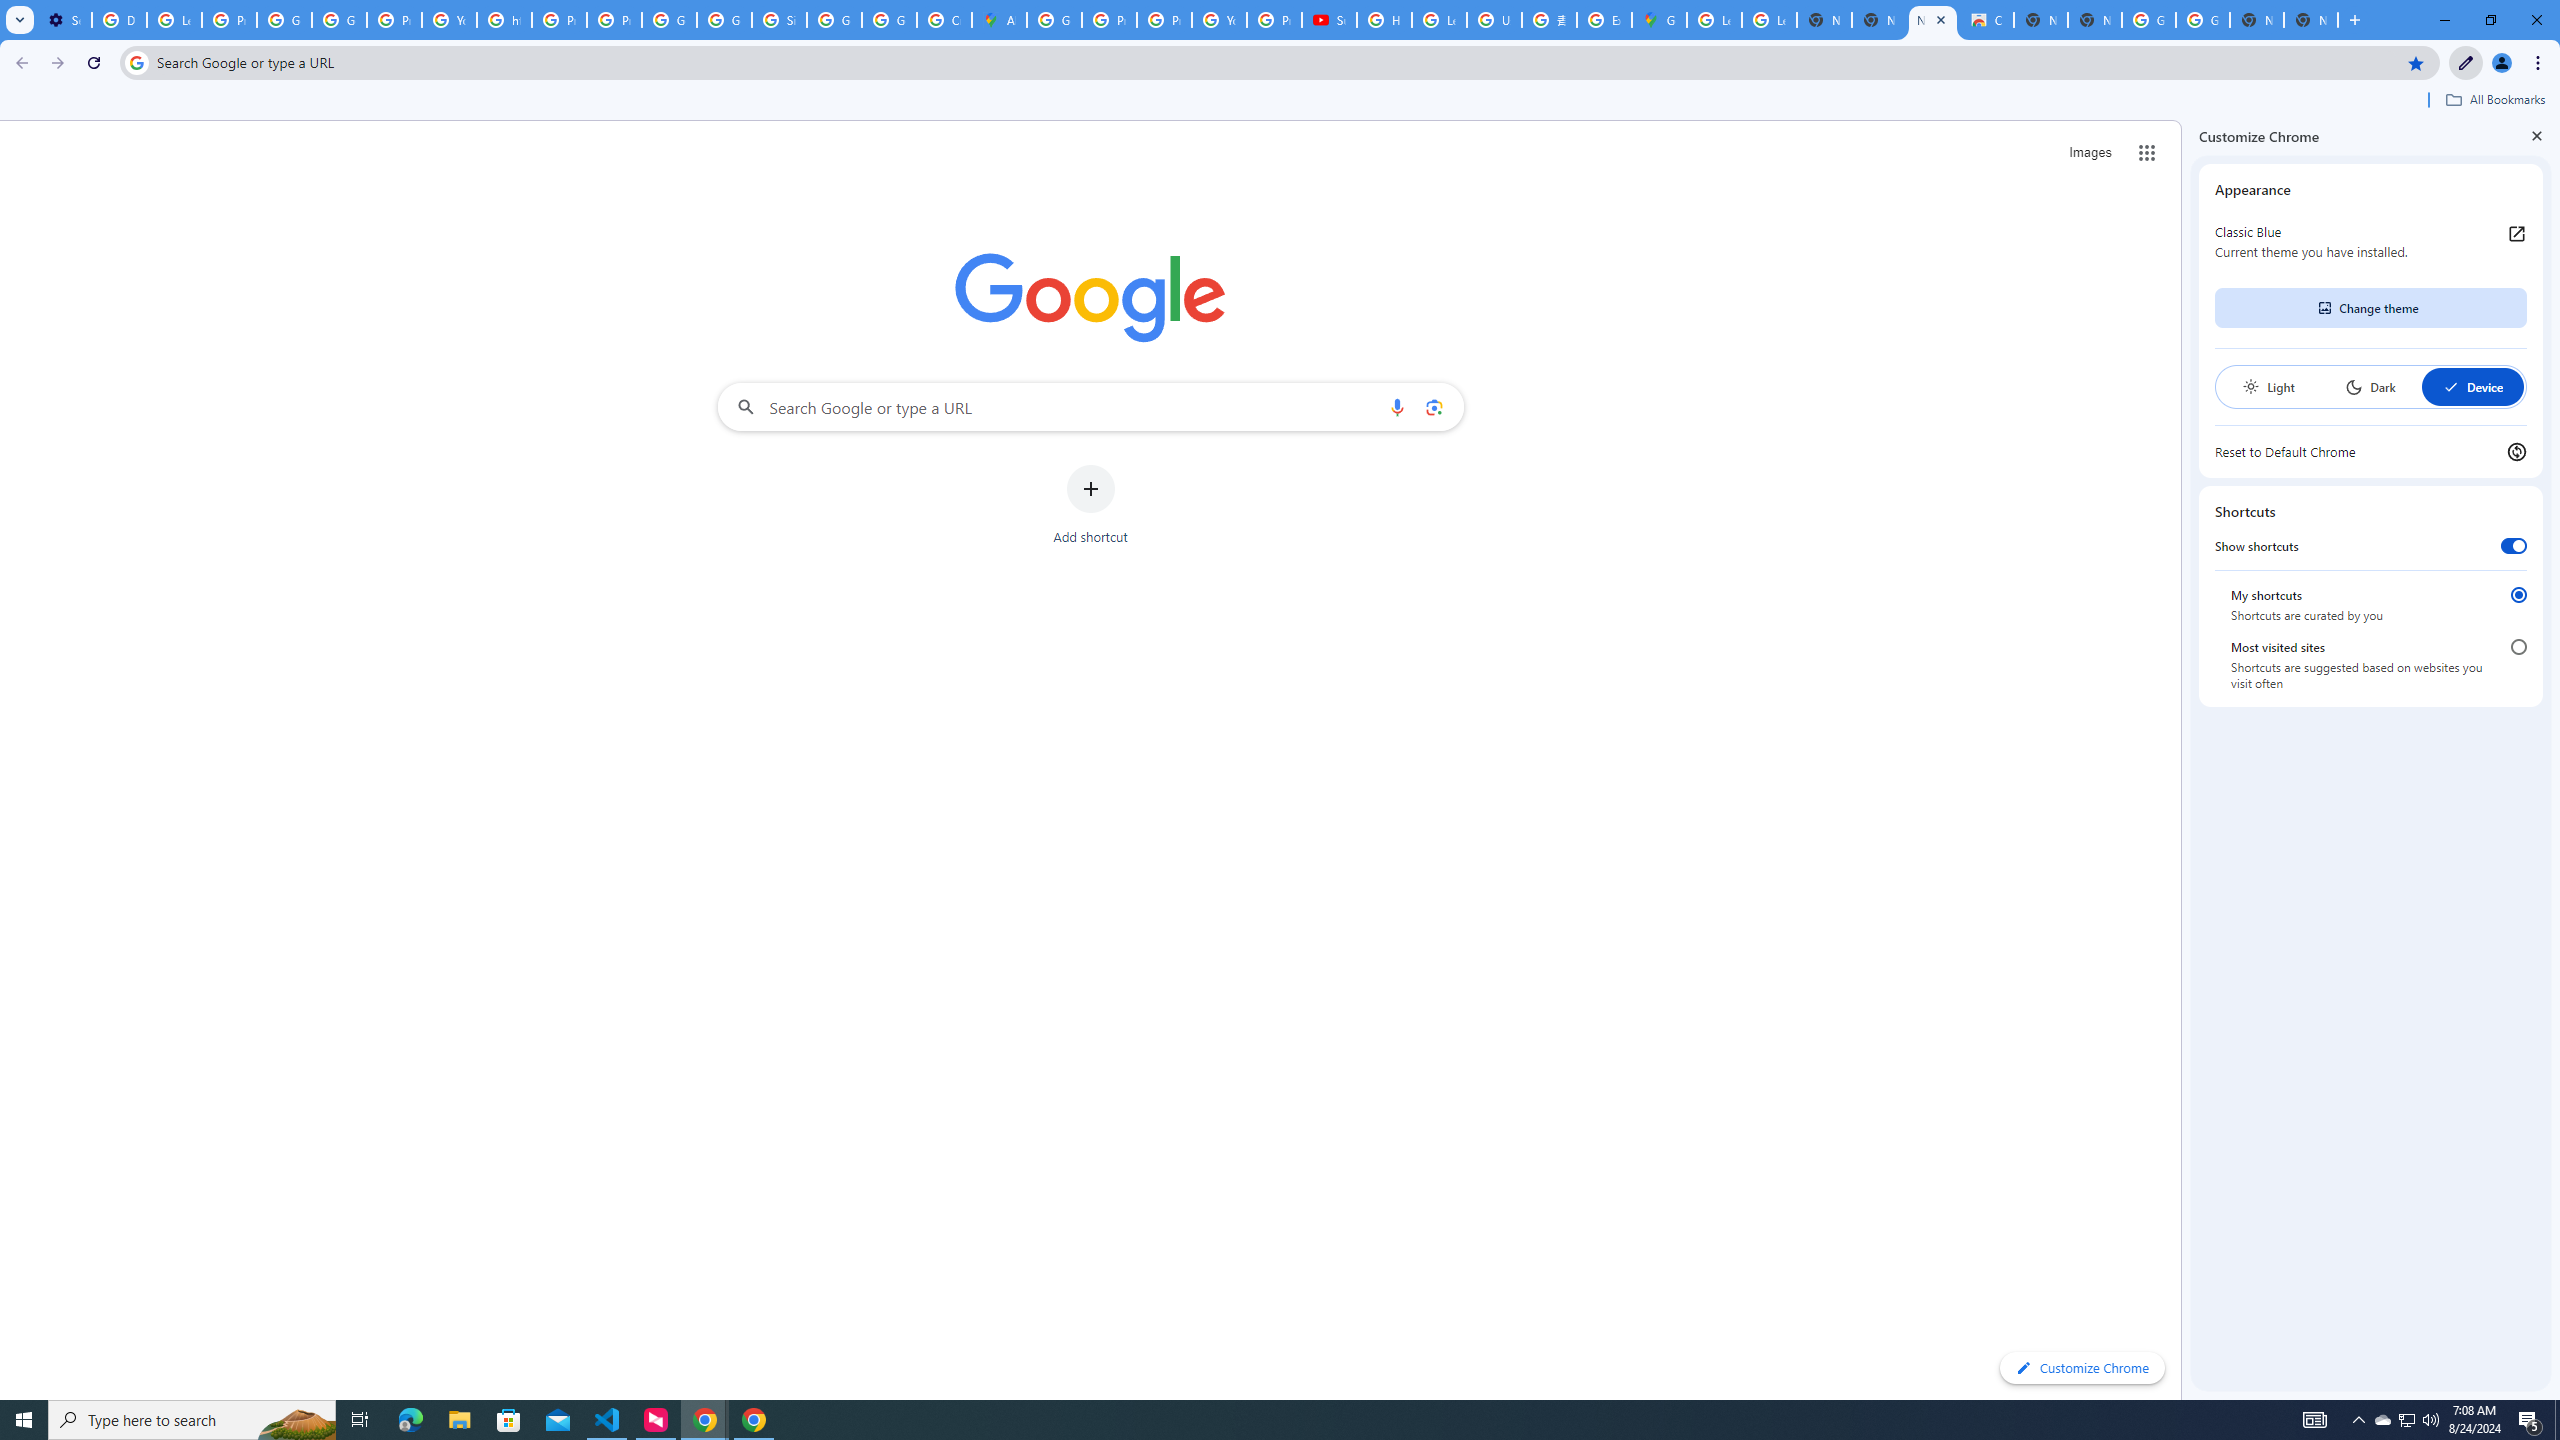  I want to click on 'Dark', so click(2369, 386).